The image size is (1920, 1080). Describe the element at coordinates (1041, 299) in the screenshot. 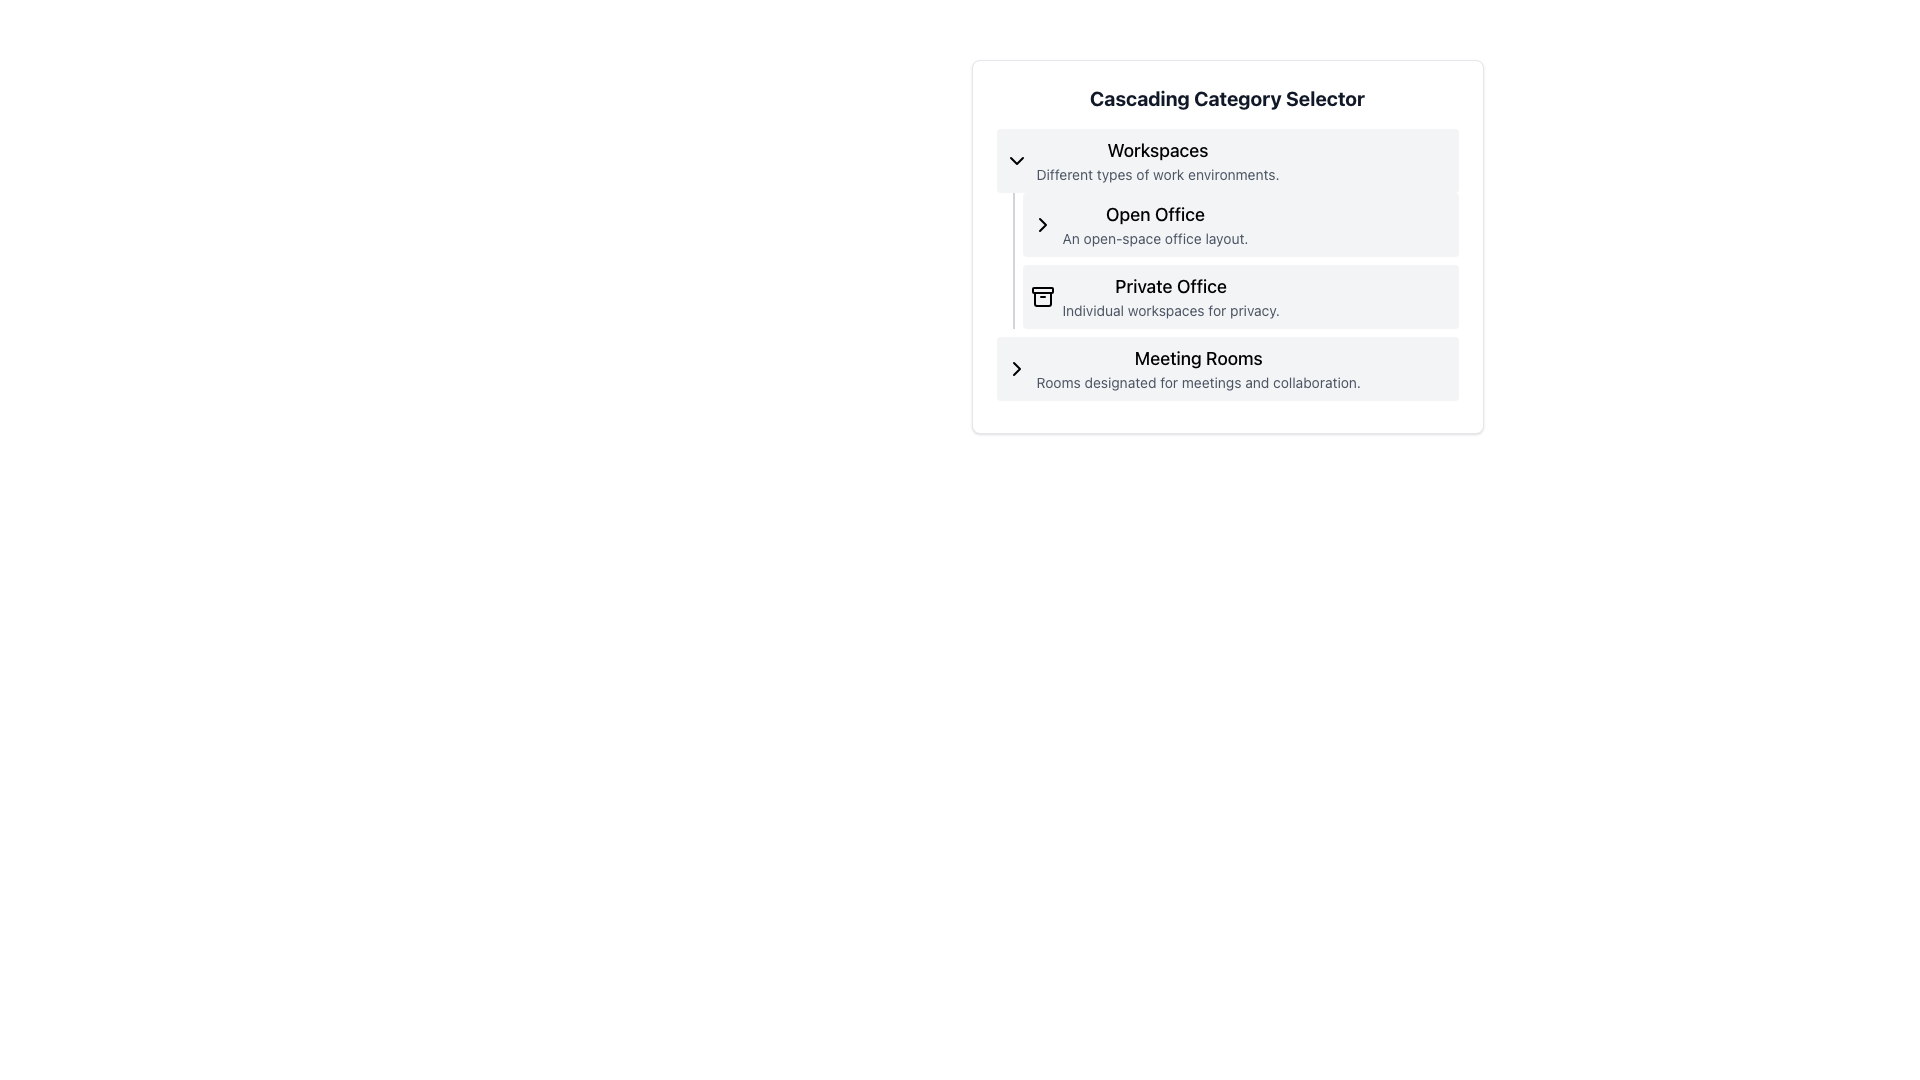

I see `the middle component of the three-part icon next to the 'Private Office' label in the vertical menu` at that location.